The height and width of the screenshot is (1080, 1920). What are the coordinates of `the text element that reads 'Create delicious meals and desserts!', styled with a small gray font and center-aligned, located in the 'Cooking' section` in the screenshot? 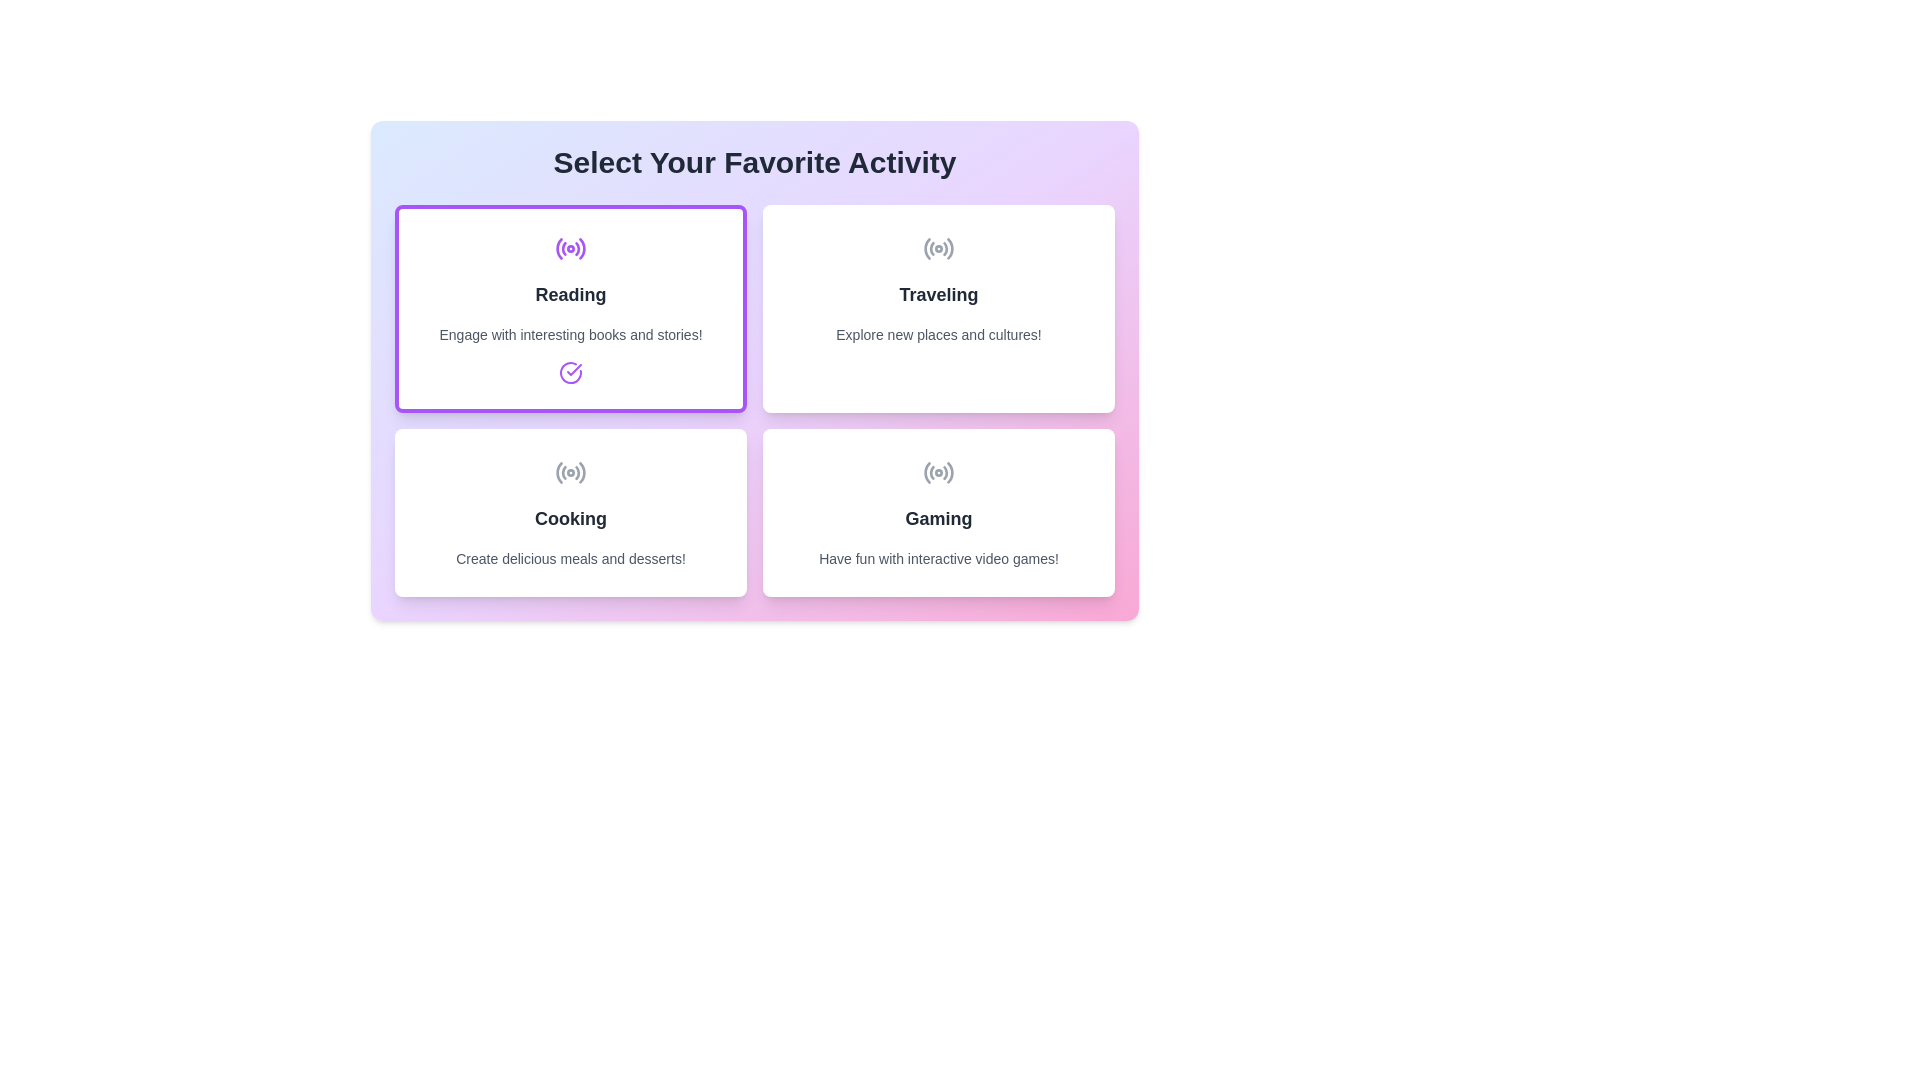 It's located at (570, 559).